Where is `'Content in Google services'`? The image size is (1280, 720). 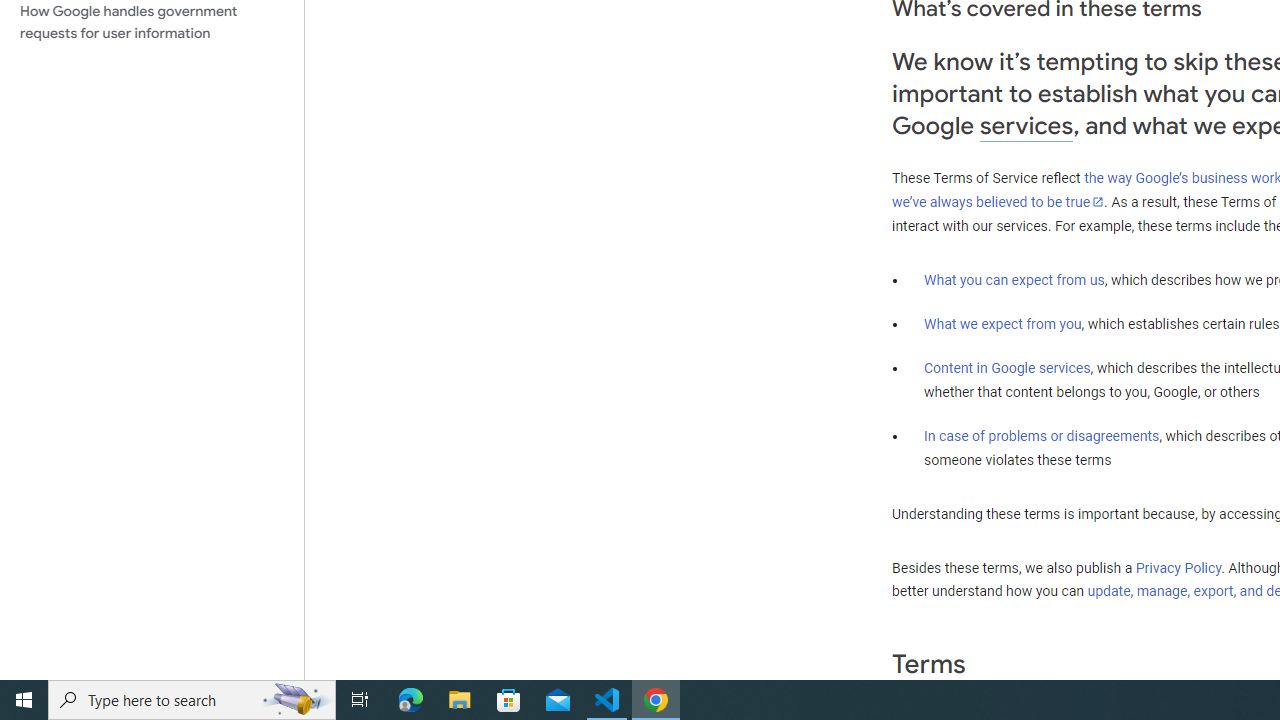 'Content in Google services' is located at coordinates (1007, 368).